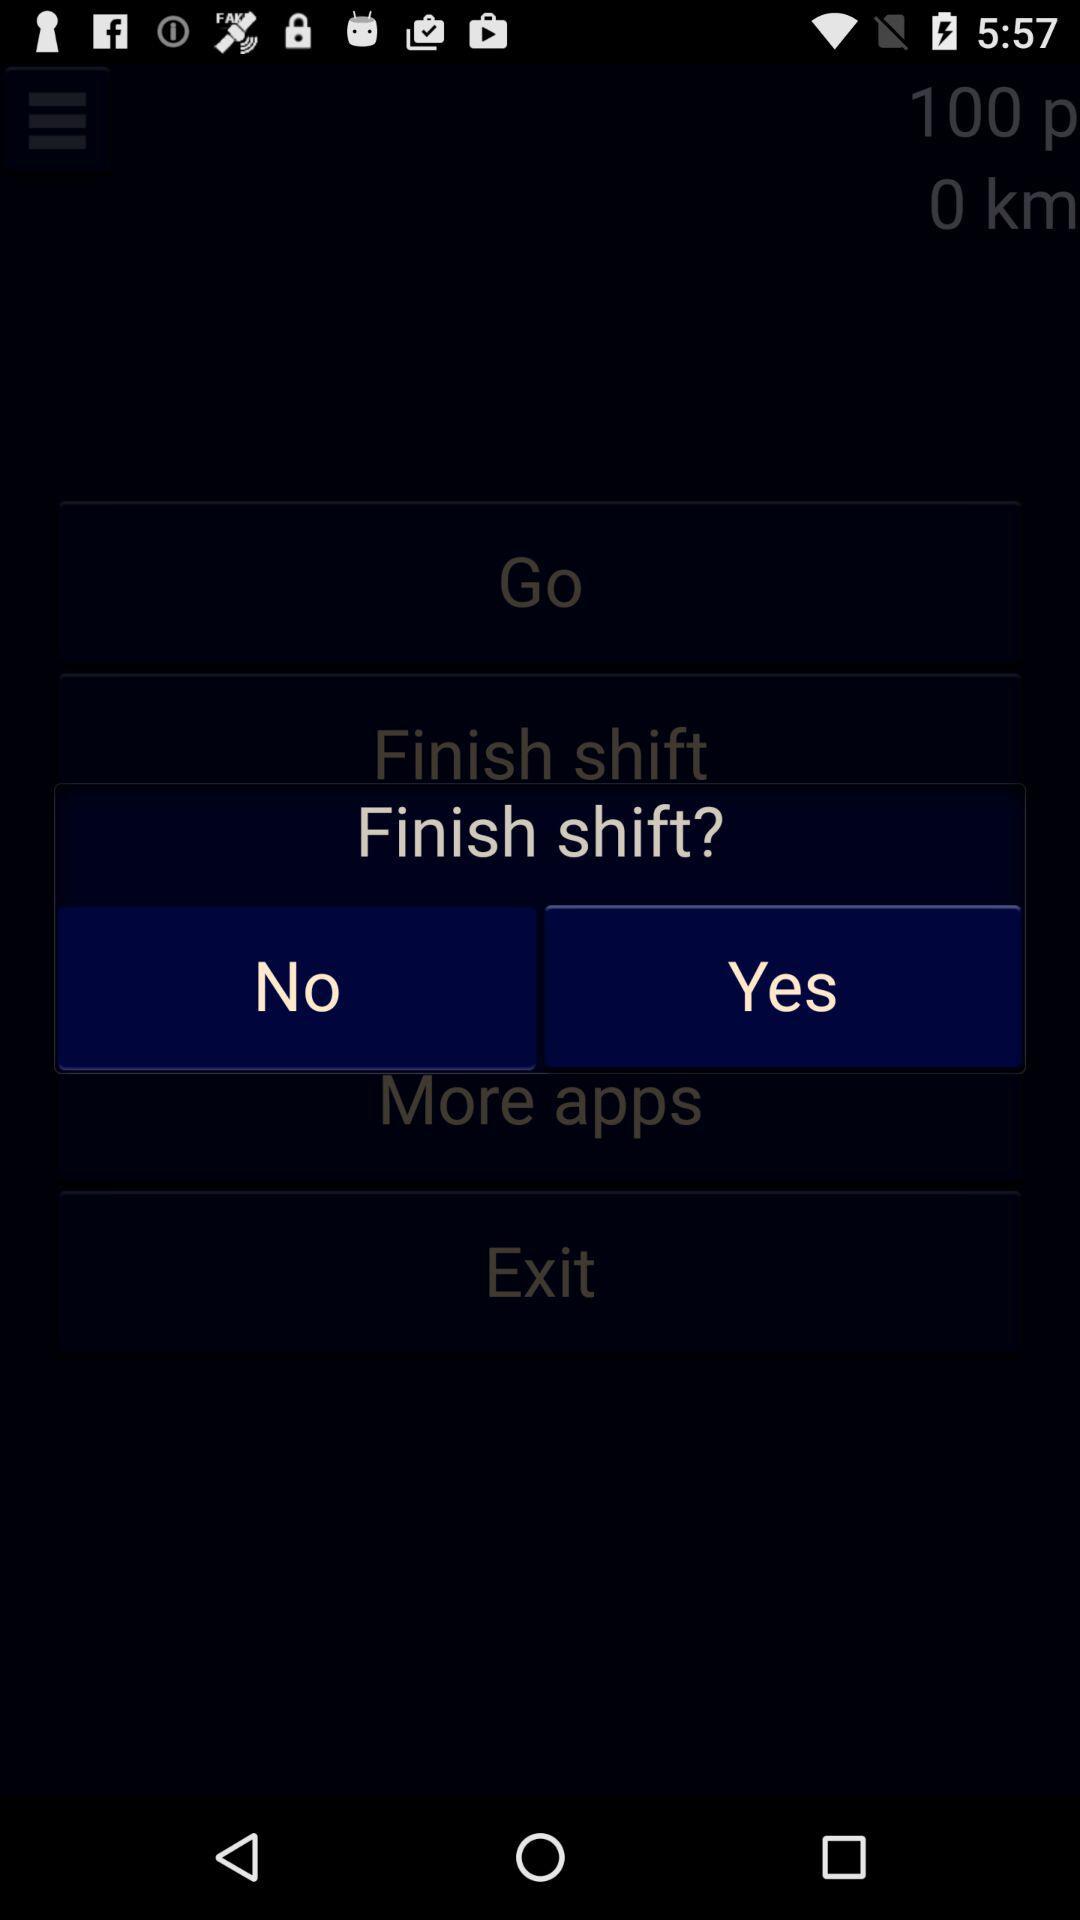 The height and width of the screenshot is (1920, 1080). Describe the element at coordinates (782, 987) in the screenshot. I see `the app below the finish shift? icon` at that location.